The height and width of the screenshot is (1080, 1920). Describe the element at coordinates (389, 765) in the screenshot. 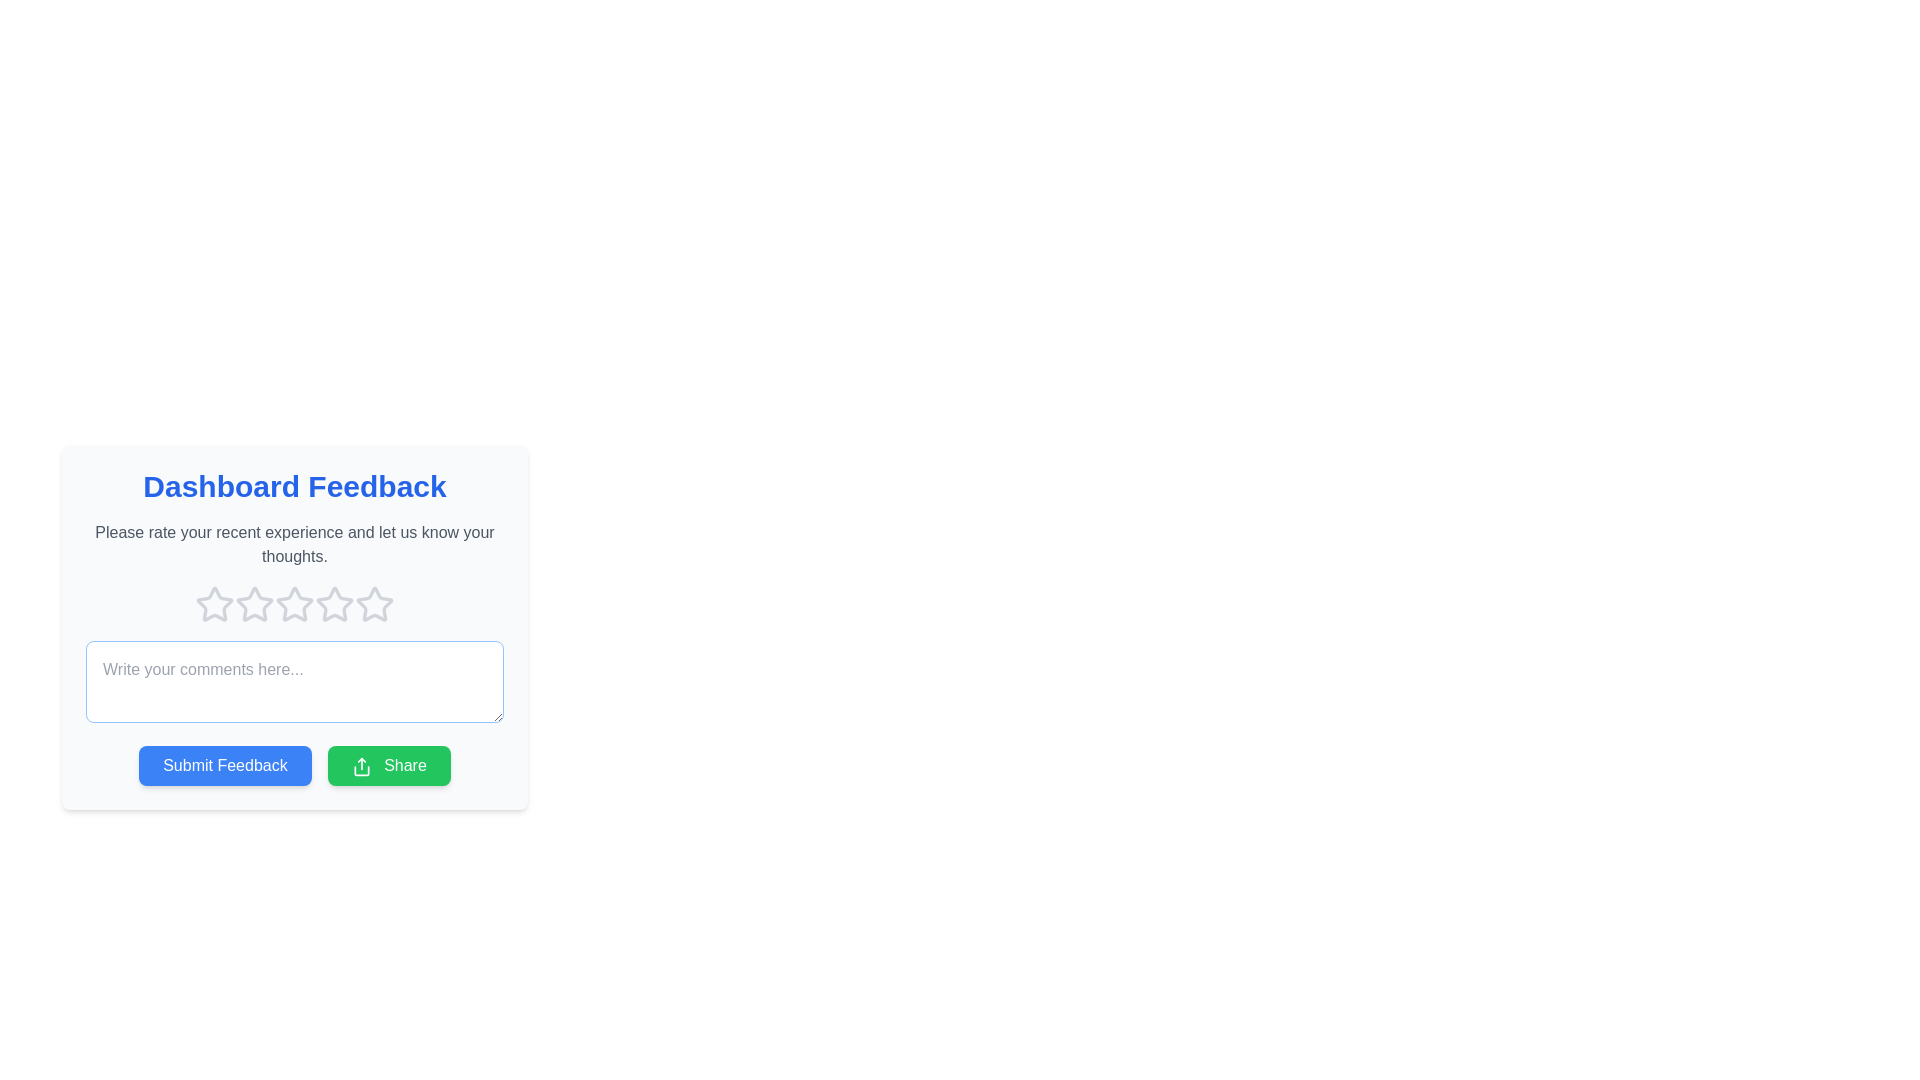

I see `the 'Share' button, which is a rectangular button with a vibrant green background and white text` at that location.